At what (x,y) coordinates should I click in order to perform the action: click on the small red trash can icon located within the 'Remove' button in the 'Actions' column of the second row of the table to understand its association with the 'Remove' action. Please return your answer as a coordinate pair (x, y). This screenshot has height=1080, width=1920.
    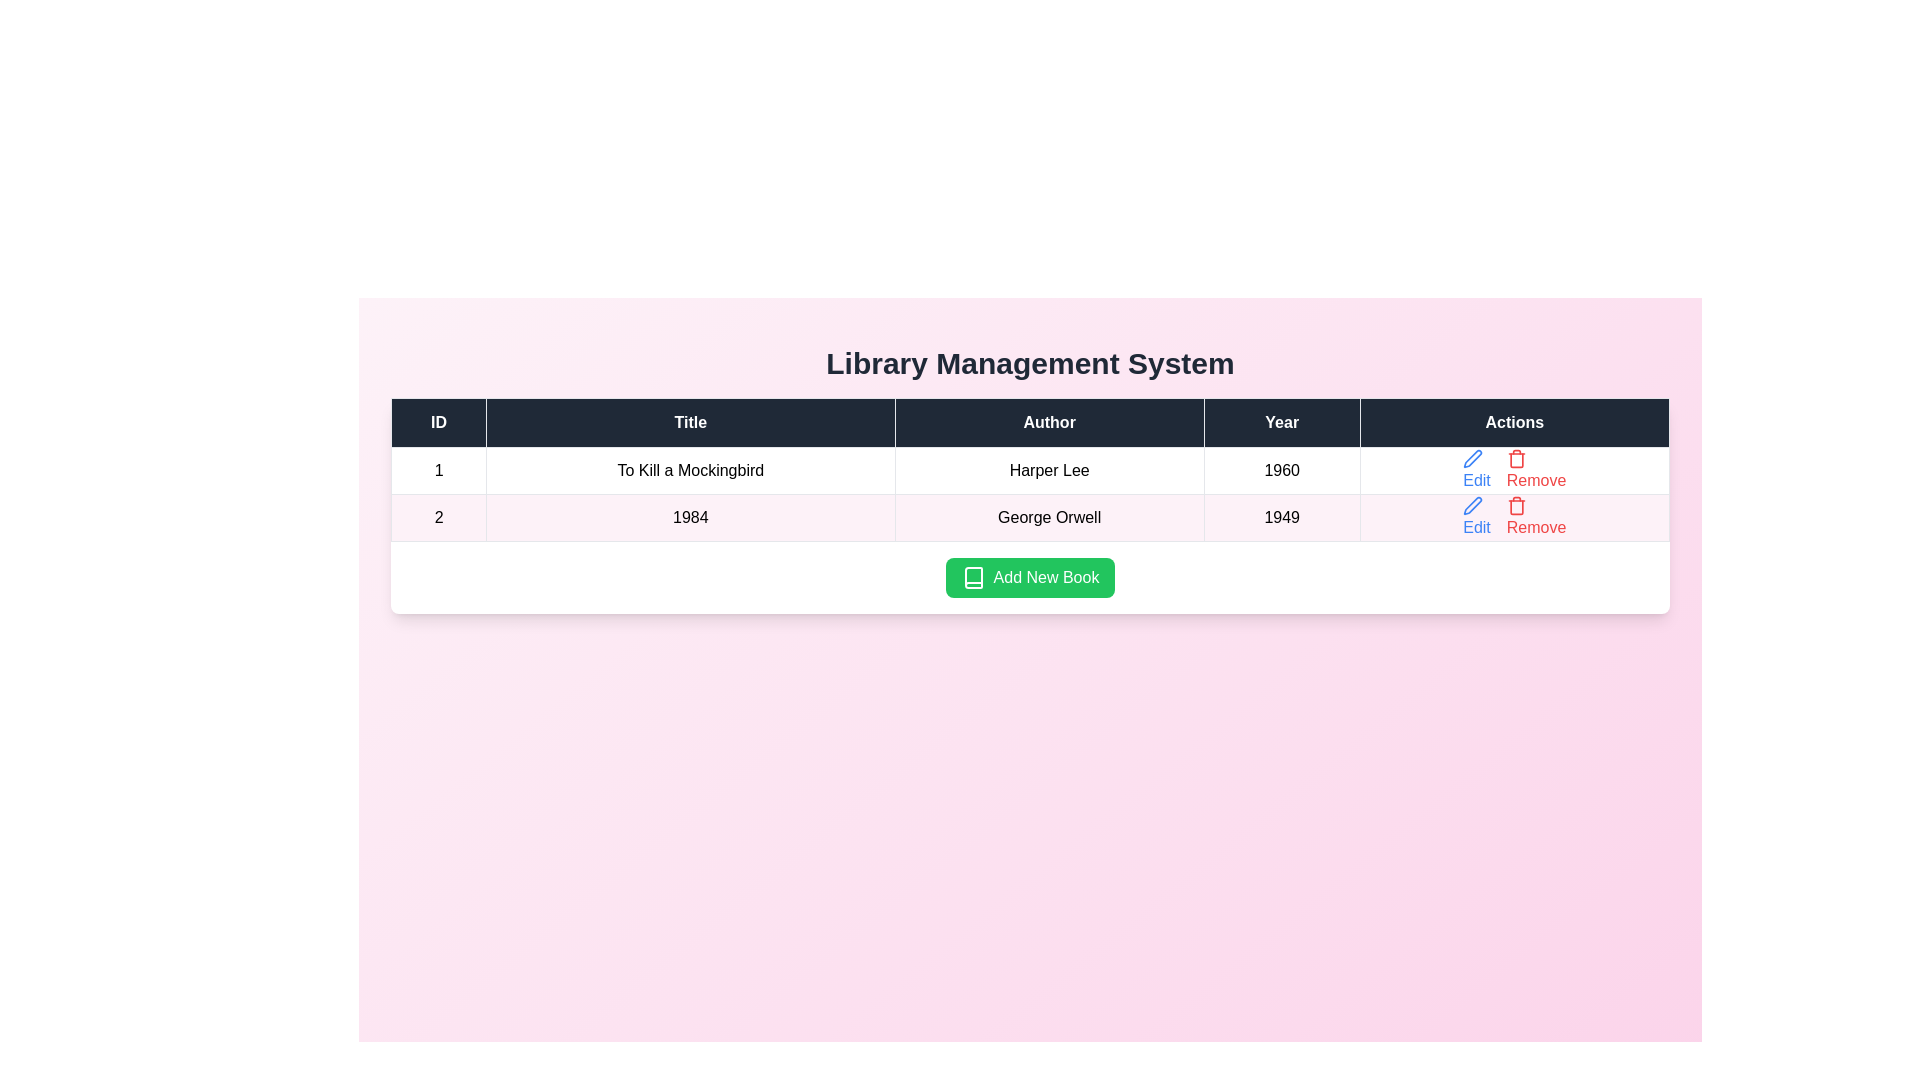
    Looking at the image, I should click on (1516, 459).